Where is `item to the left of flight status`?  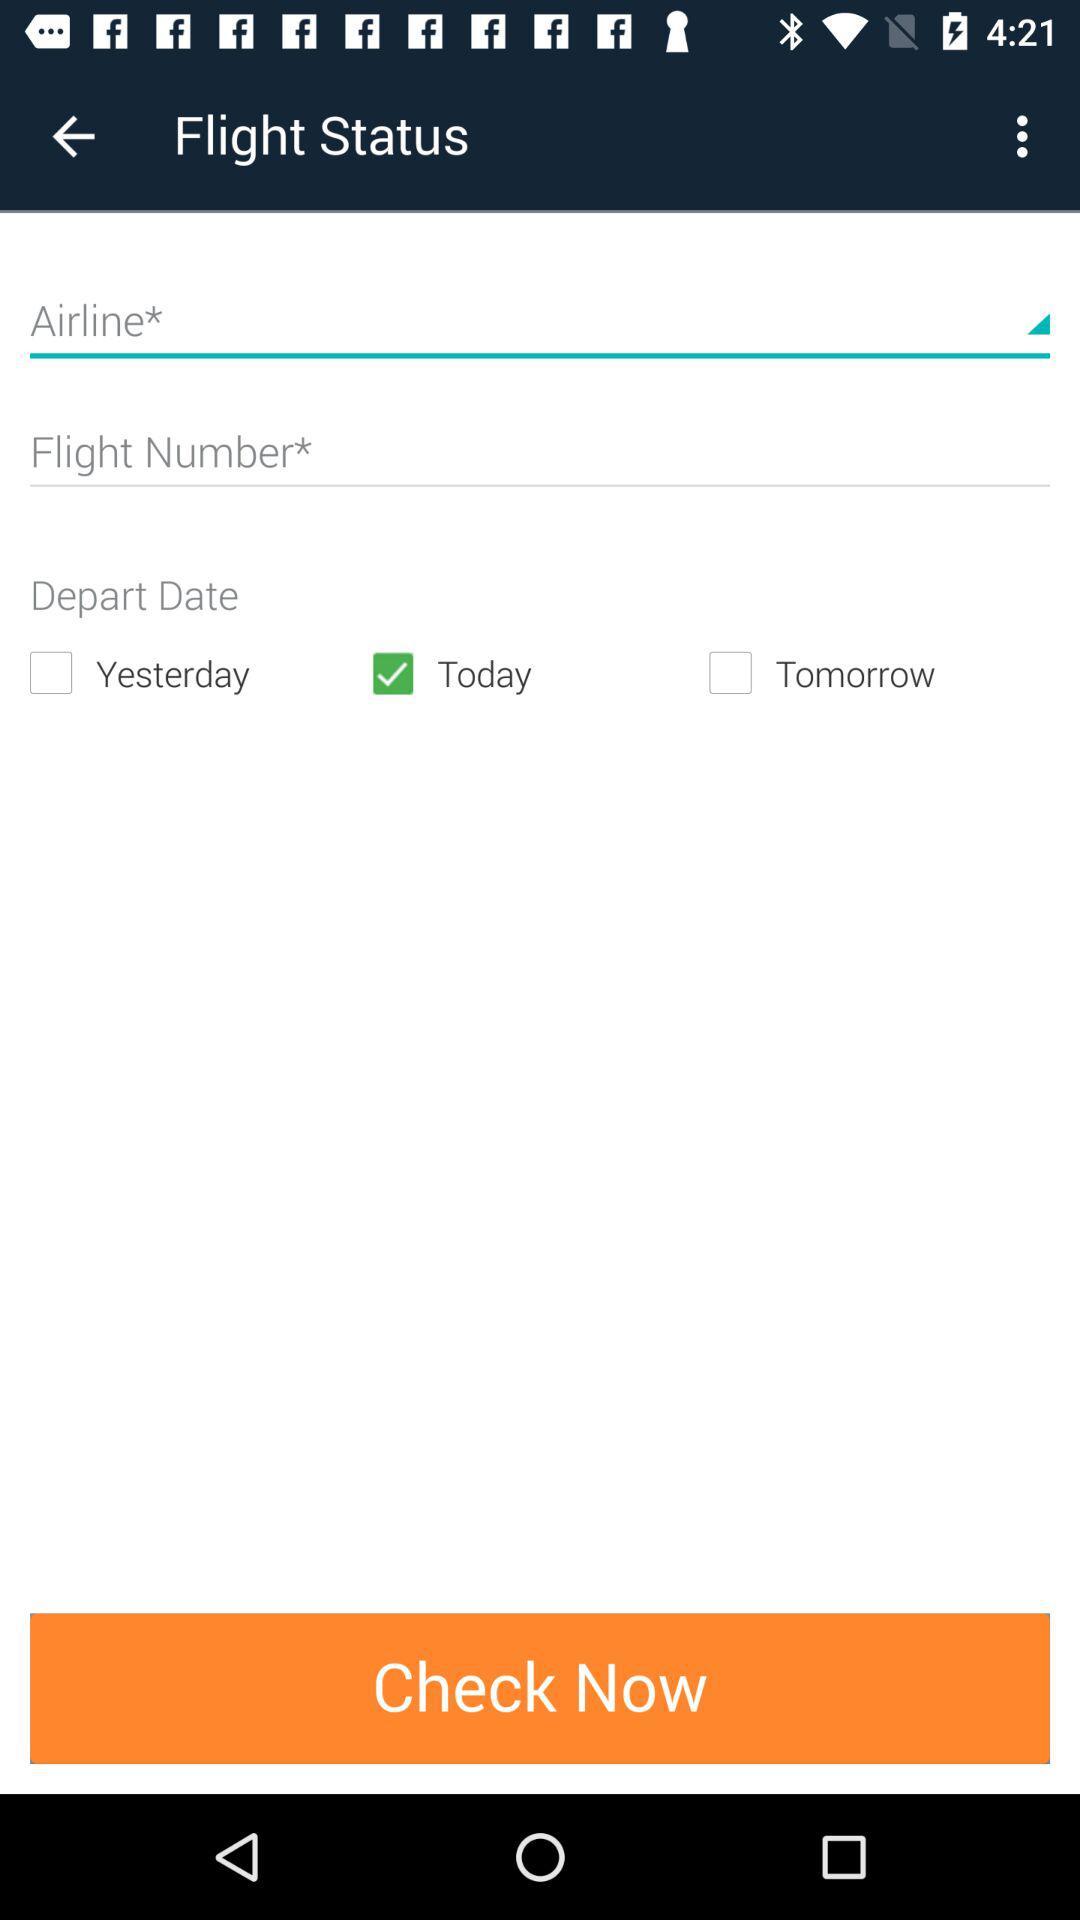
item to the left of flight status is located at coordinates (72, 135).